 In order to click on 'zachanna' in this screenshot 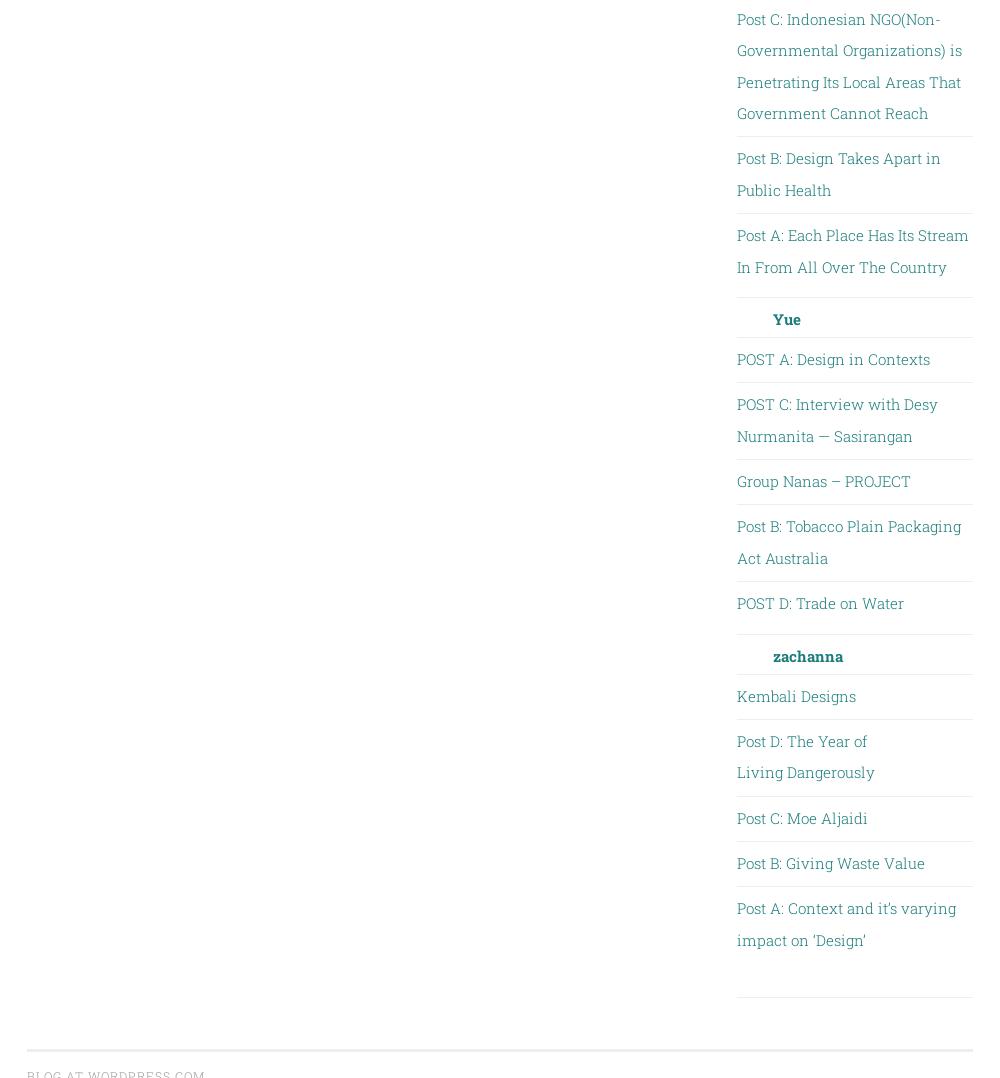, I will do `click(807, 653)`.